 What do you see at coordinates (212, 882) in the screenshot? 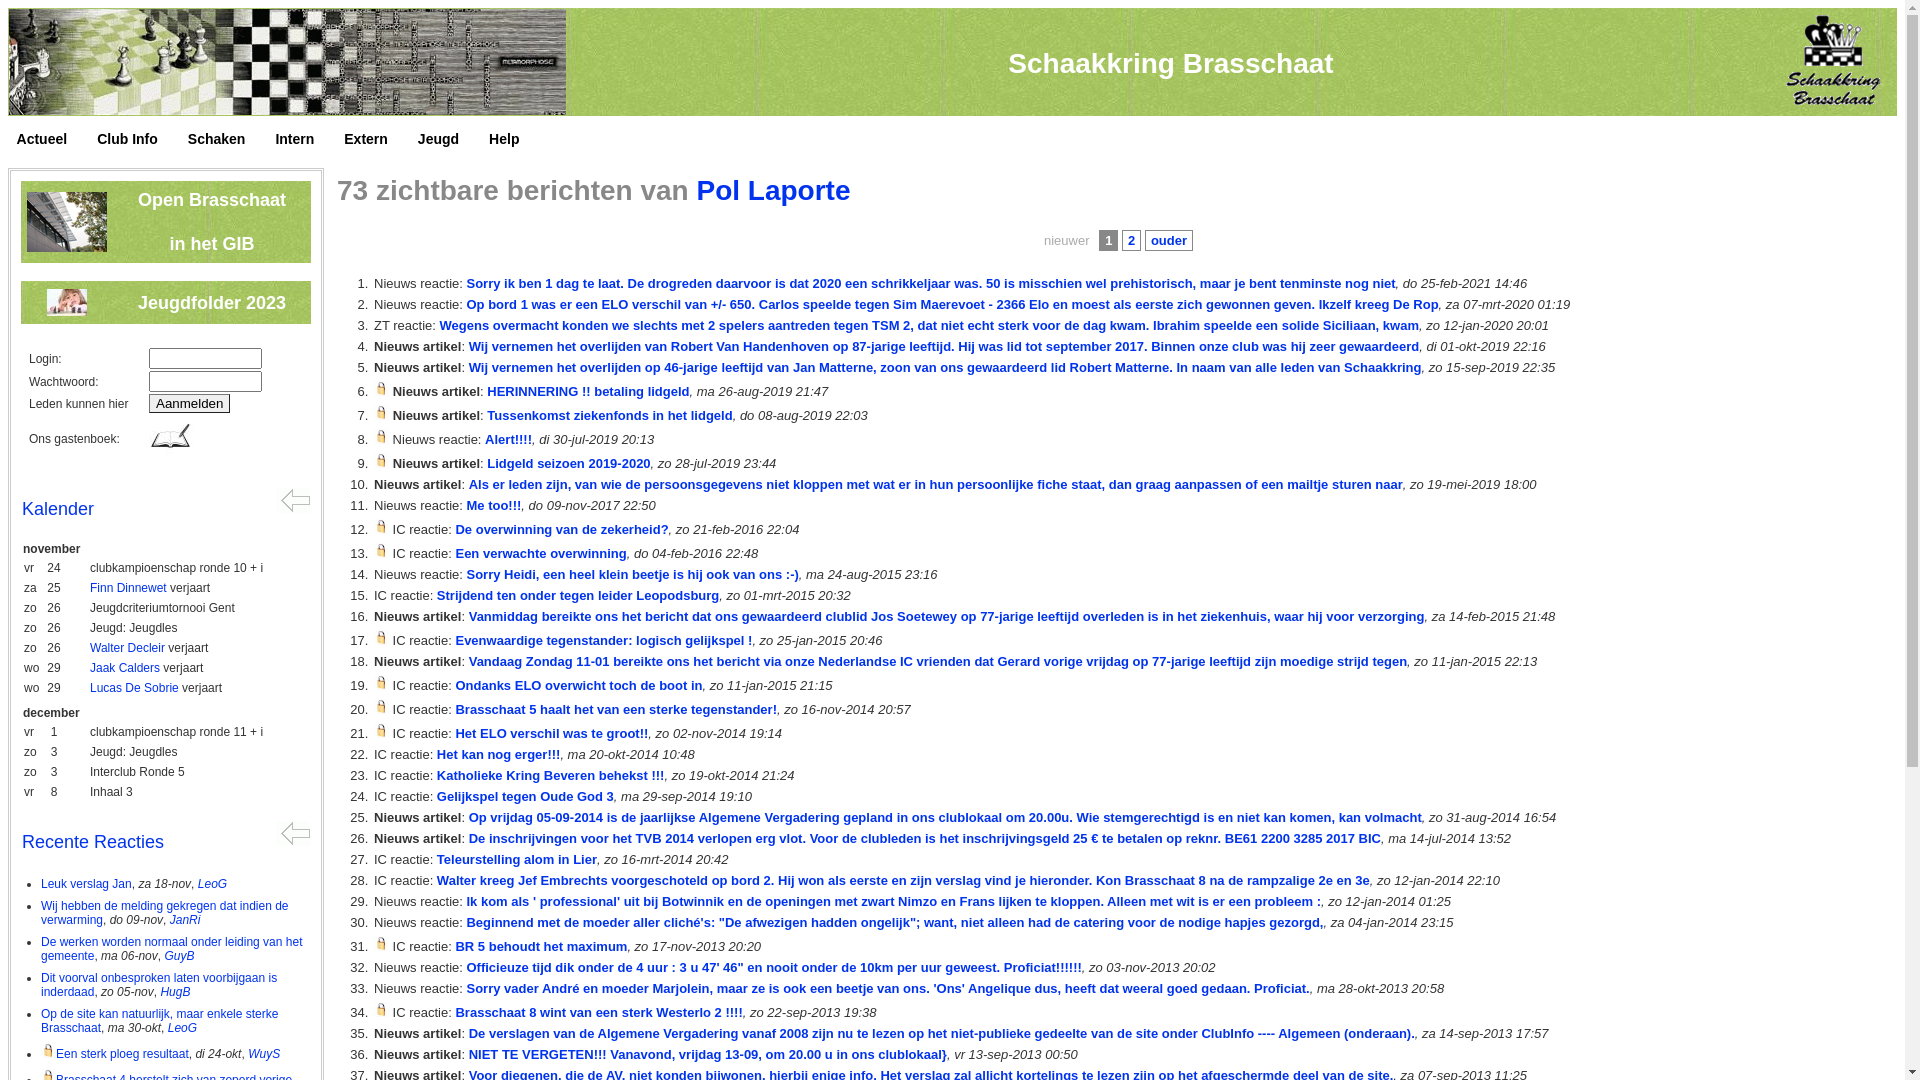
I see `'LeoG'` at bounding box center [212, 882].